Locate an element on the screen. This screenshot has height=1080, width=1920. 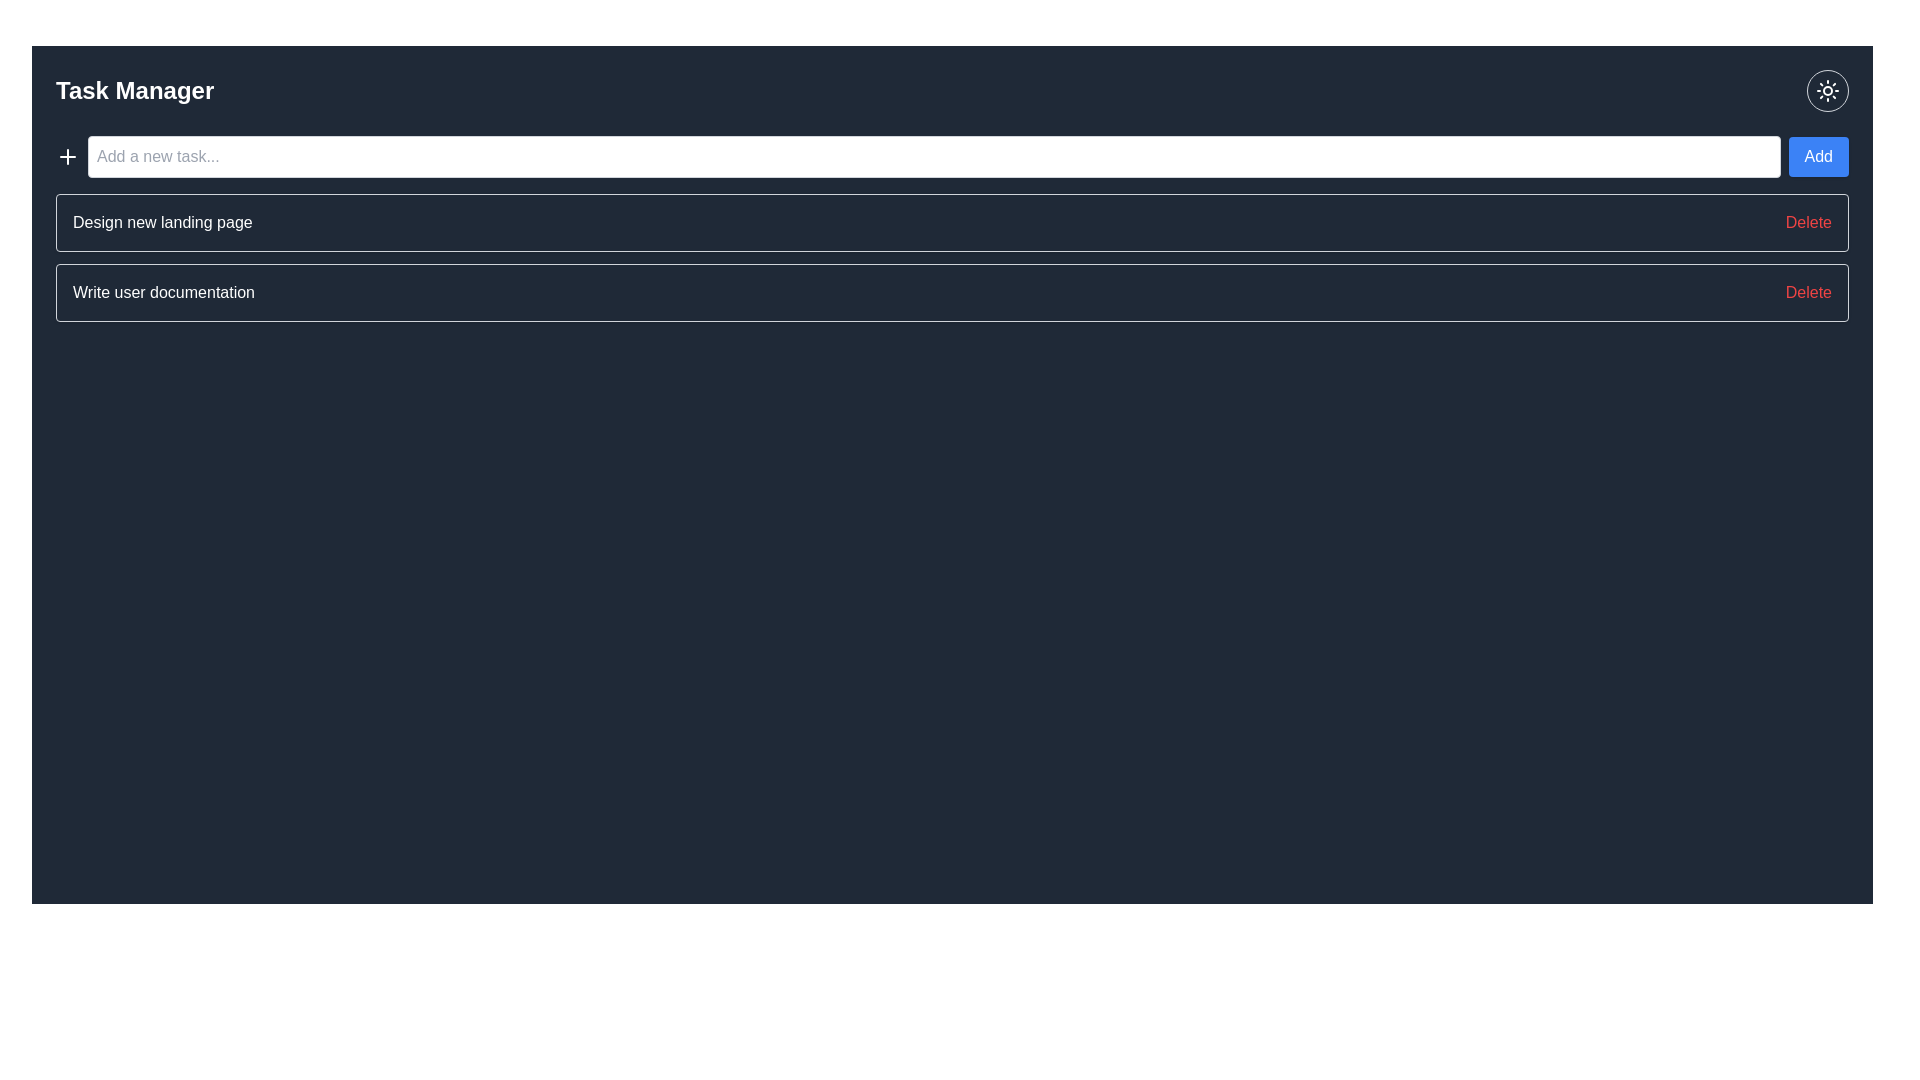
the delete button located on the right side of the task labeled 'Design new landing page' is located at coordinates (1808, 223).